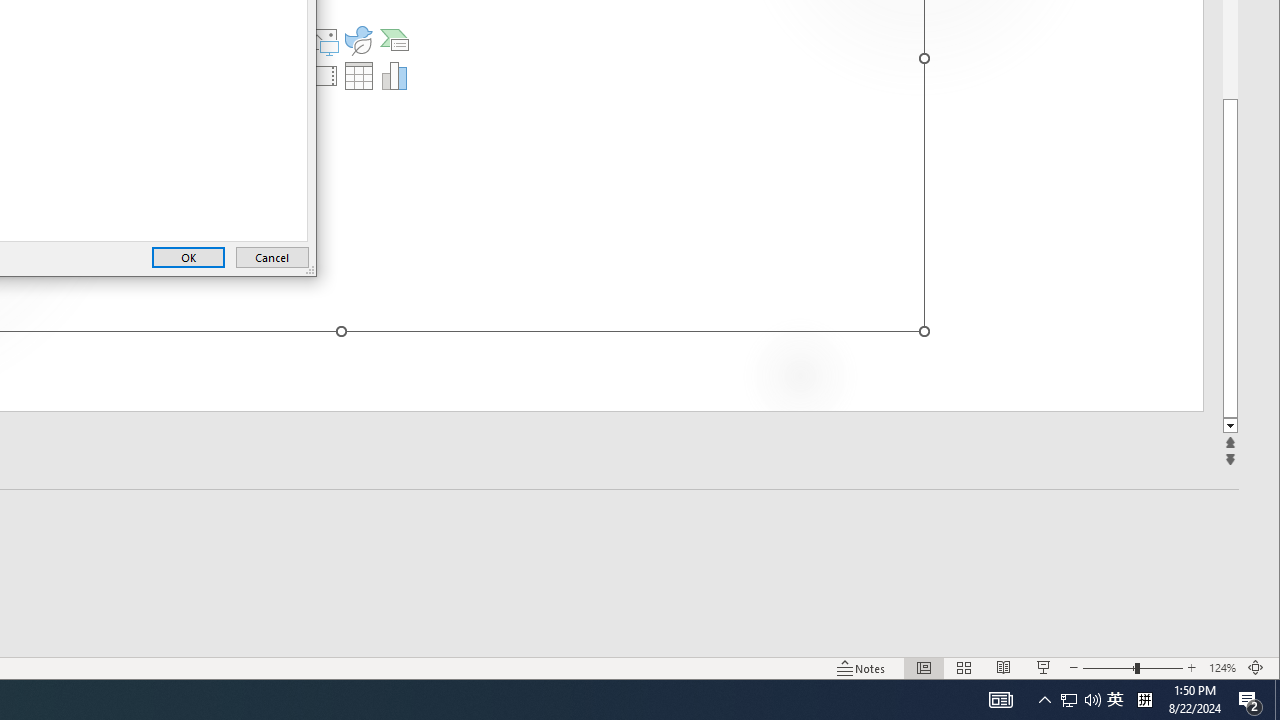 The image size is (1280, 720). Describe the element at coordinates (359, 39) in the screenshot. I see `'Insert an Icon'` at that location.